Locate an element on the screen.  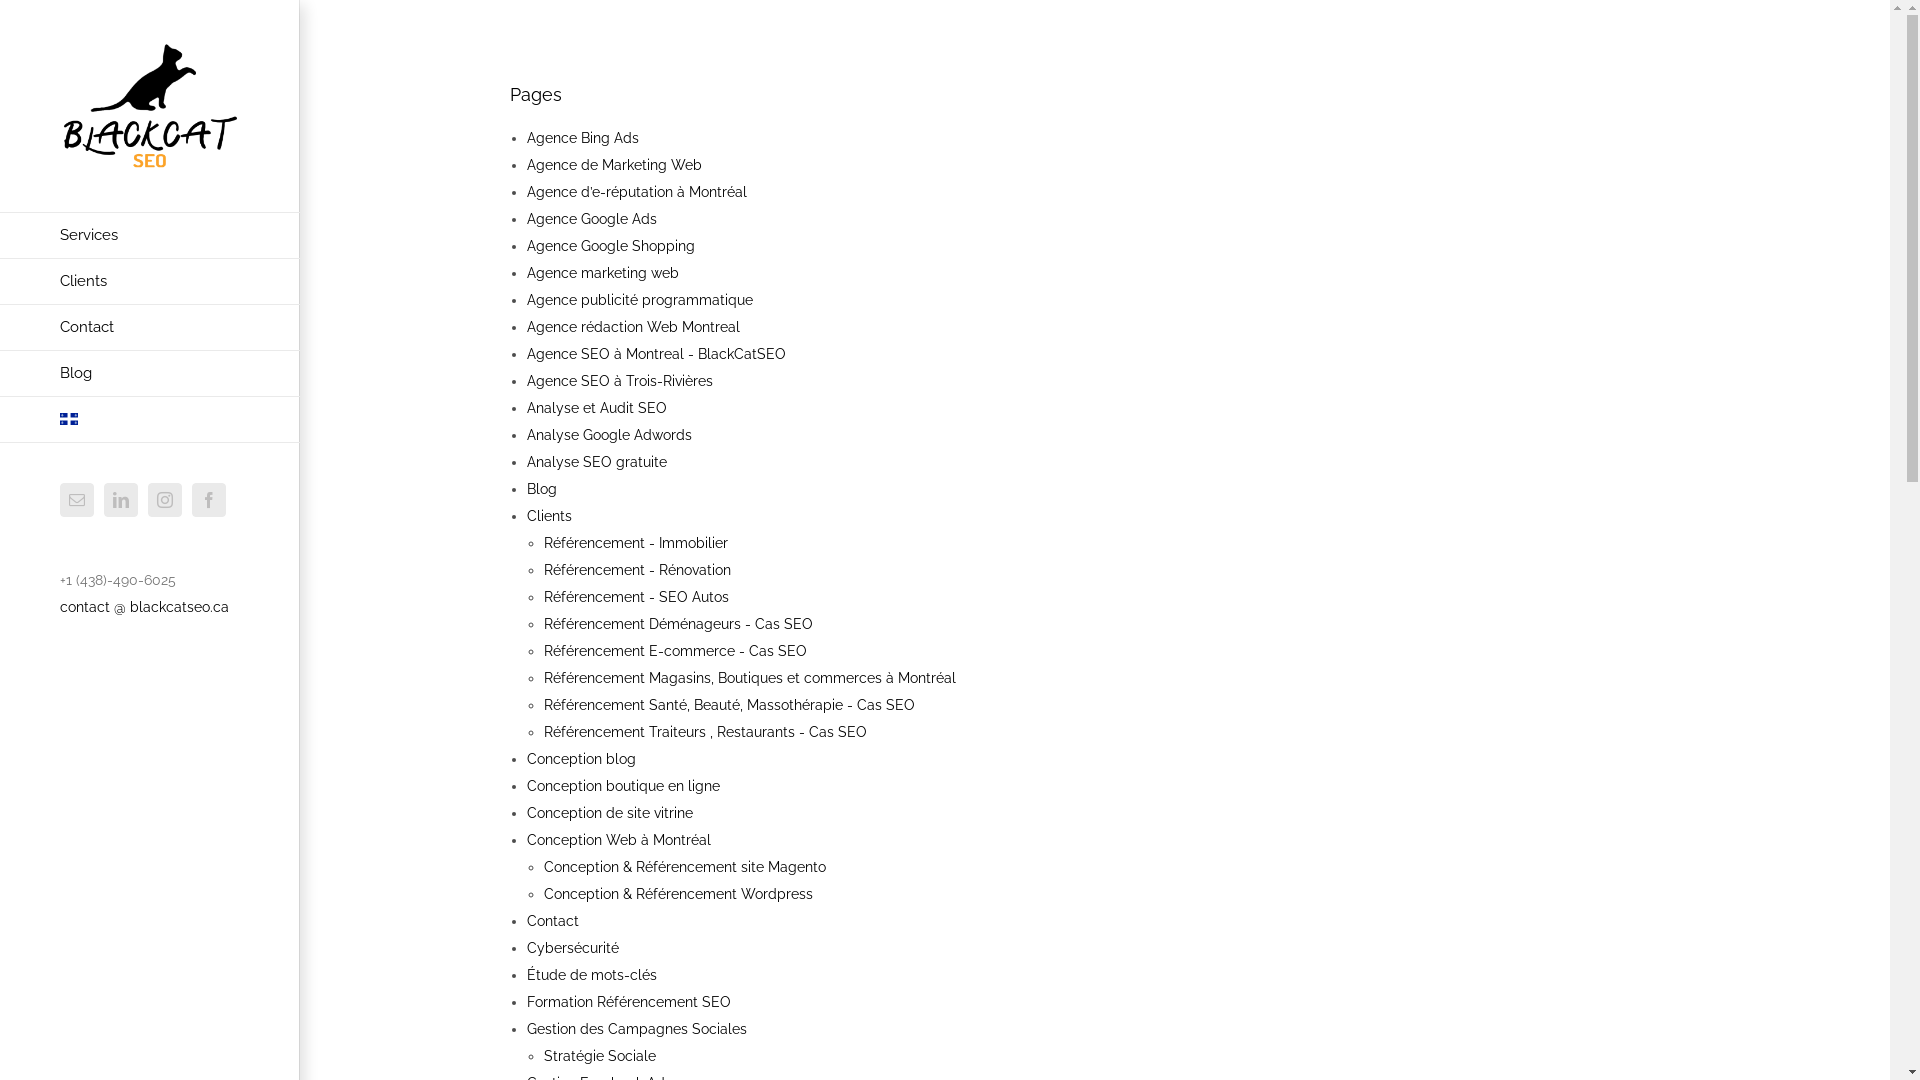
'LinkedIn' is located at coordinates (119, 499).